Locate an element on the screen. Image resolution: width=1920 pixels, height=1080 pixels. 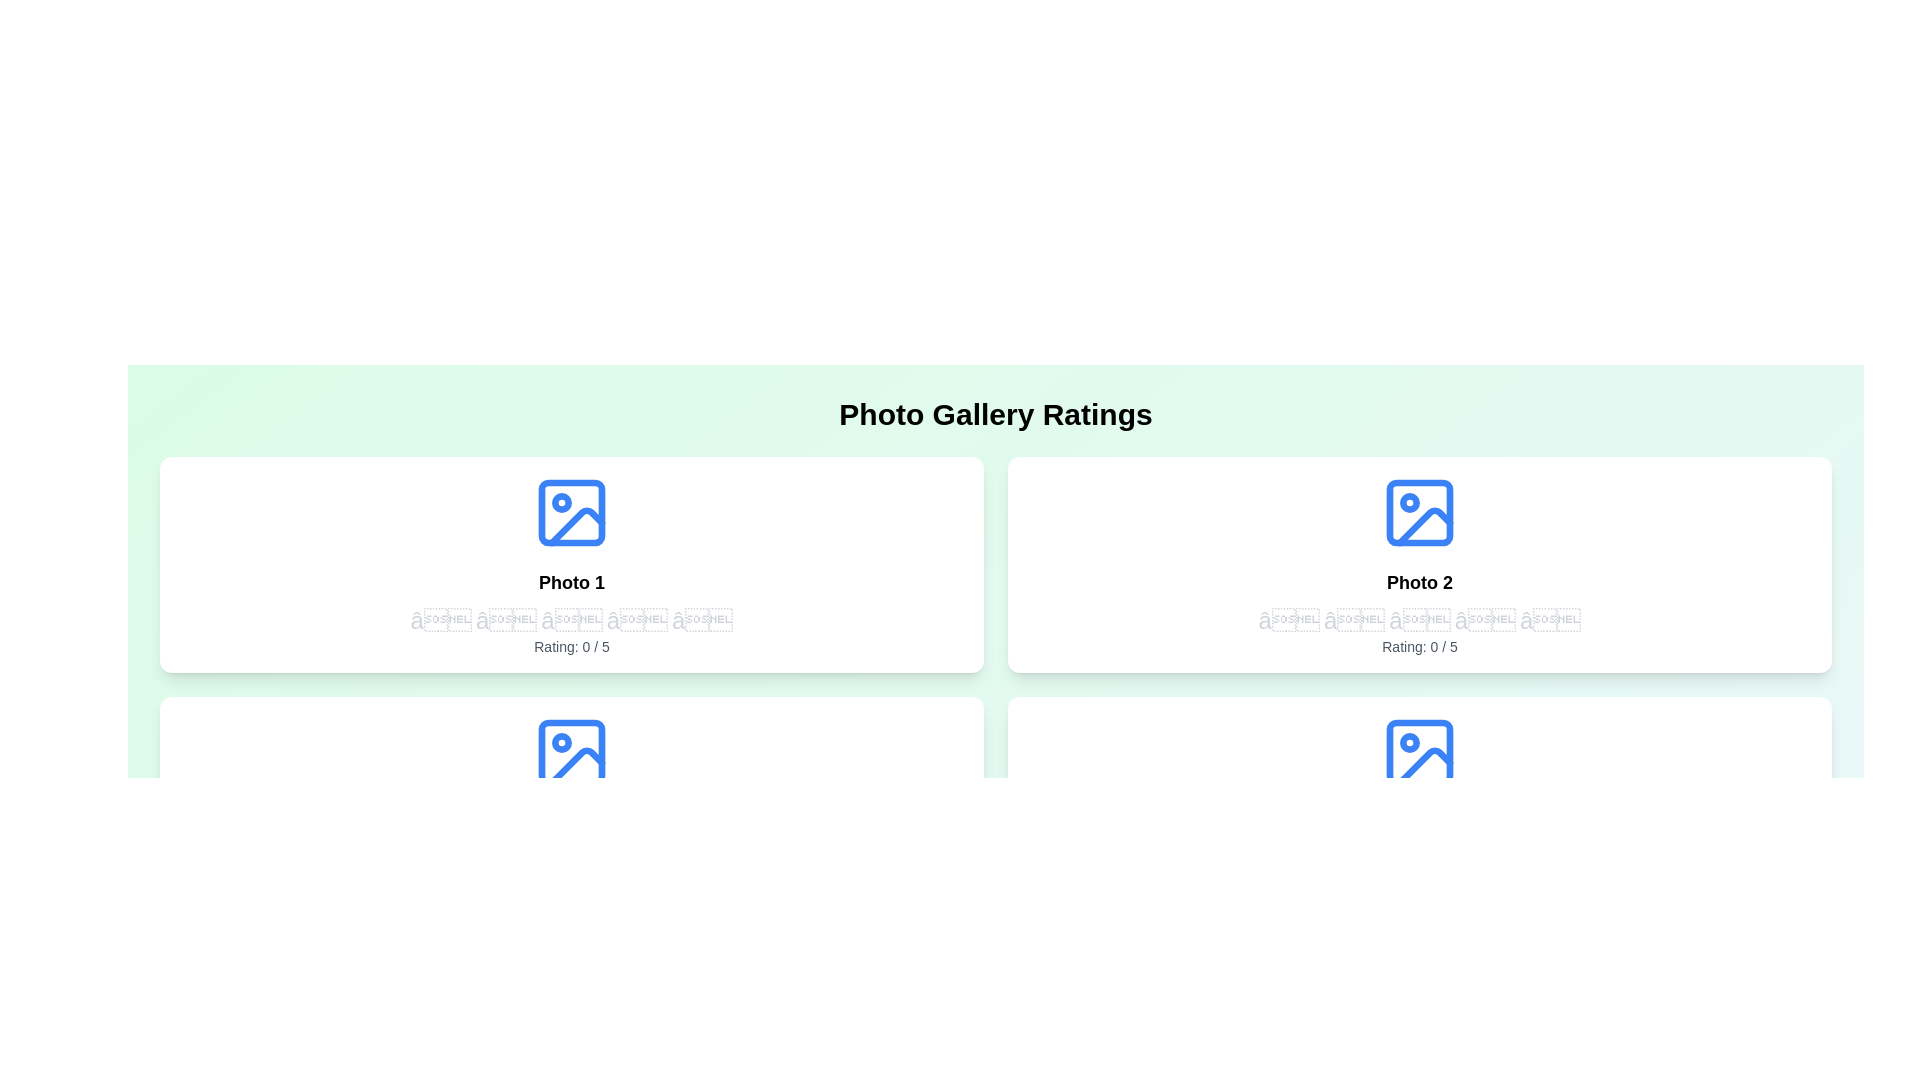
the photo icon to view the image details is located at coordinates (570, 512).